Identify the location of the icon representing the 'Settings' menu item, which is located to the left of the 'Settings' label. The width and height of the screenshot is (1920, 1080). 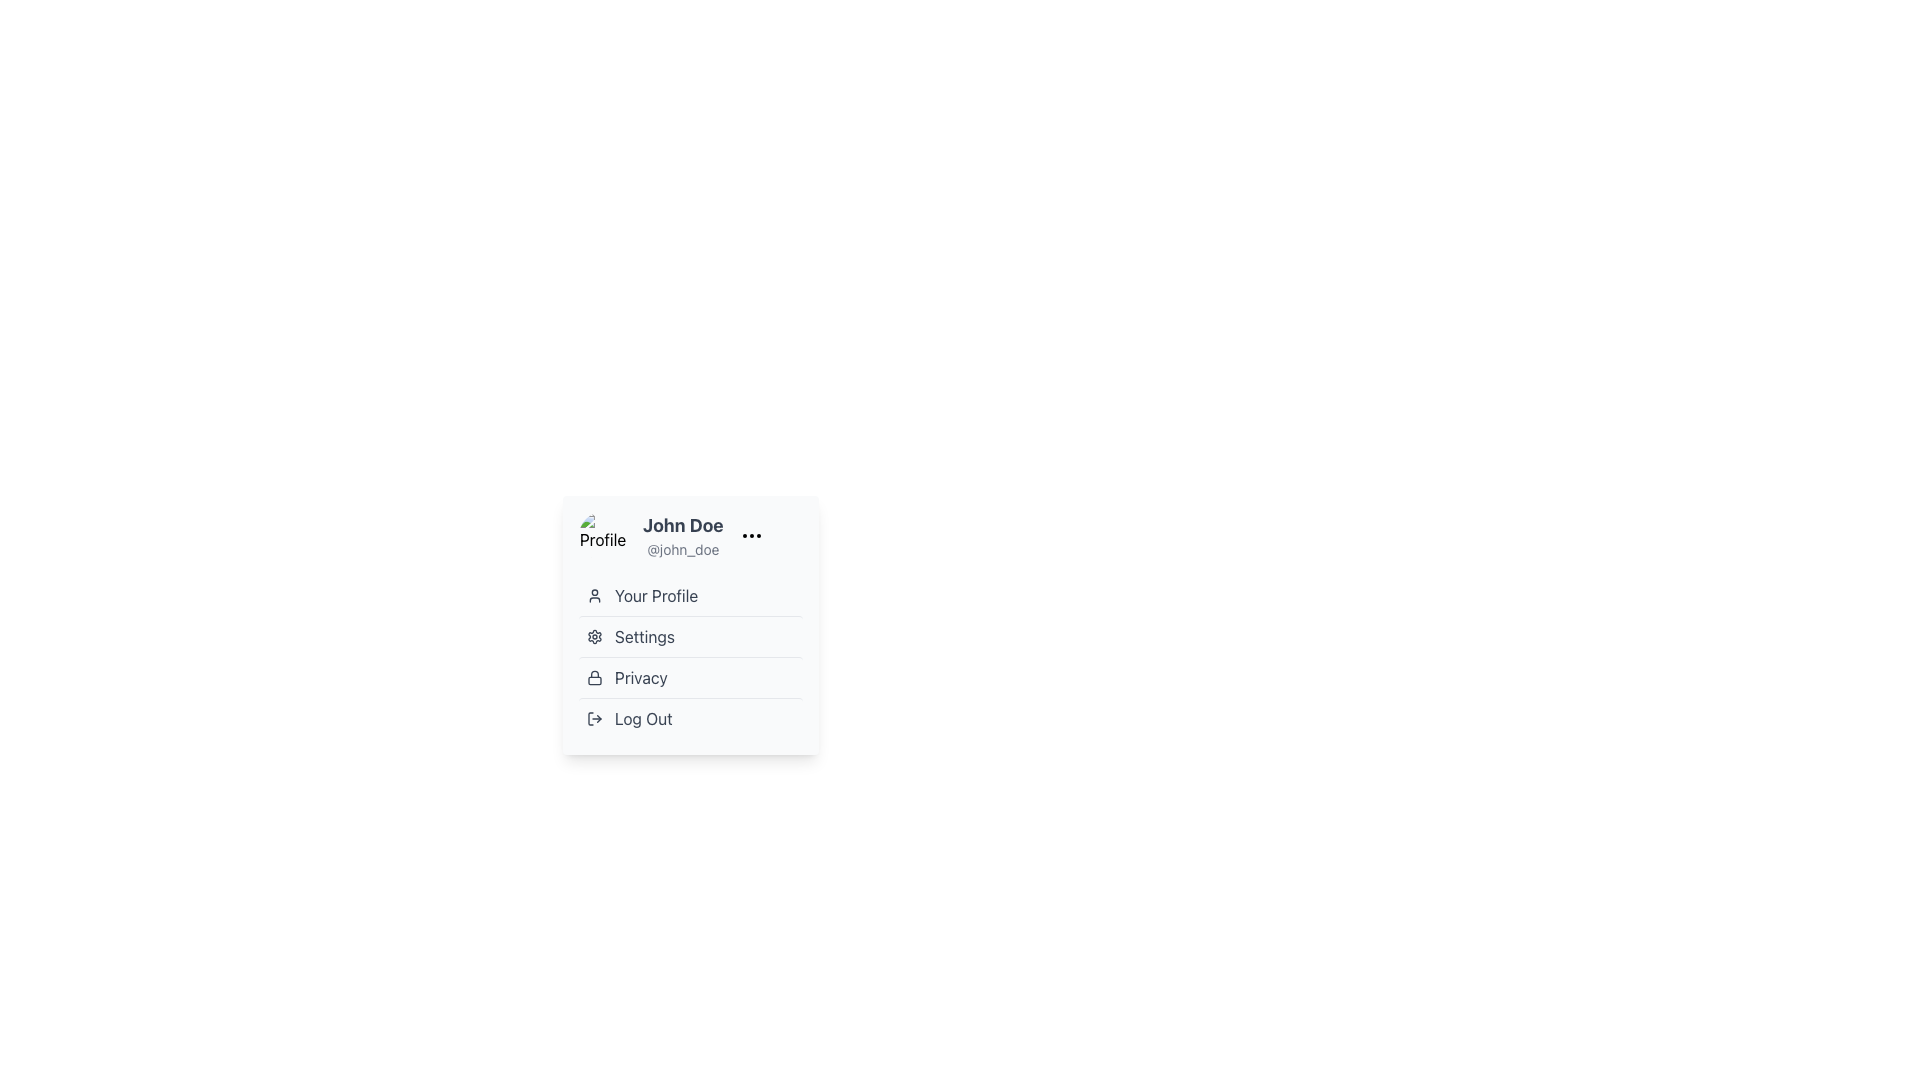
(594, 636).